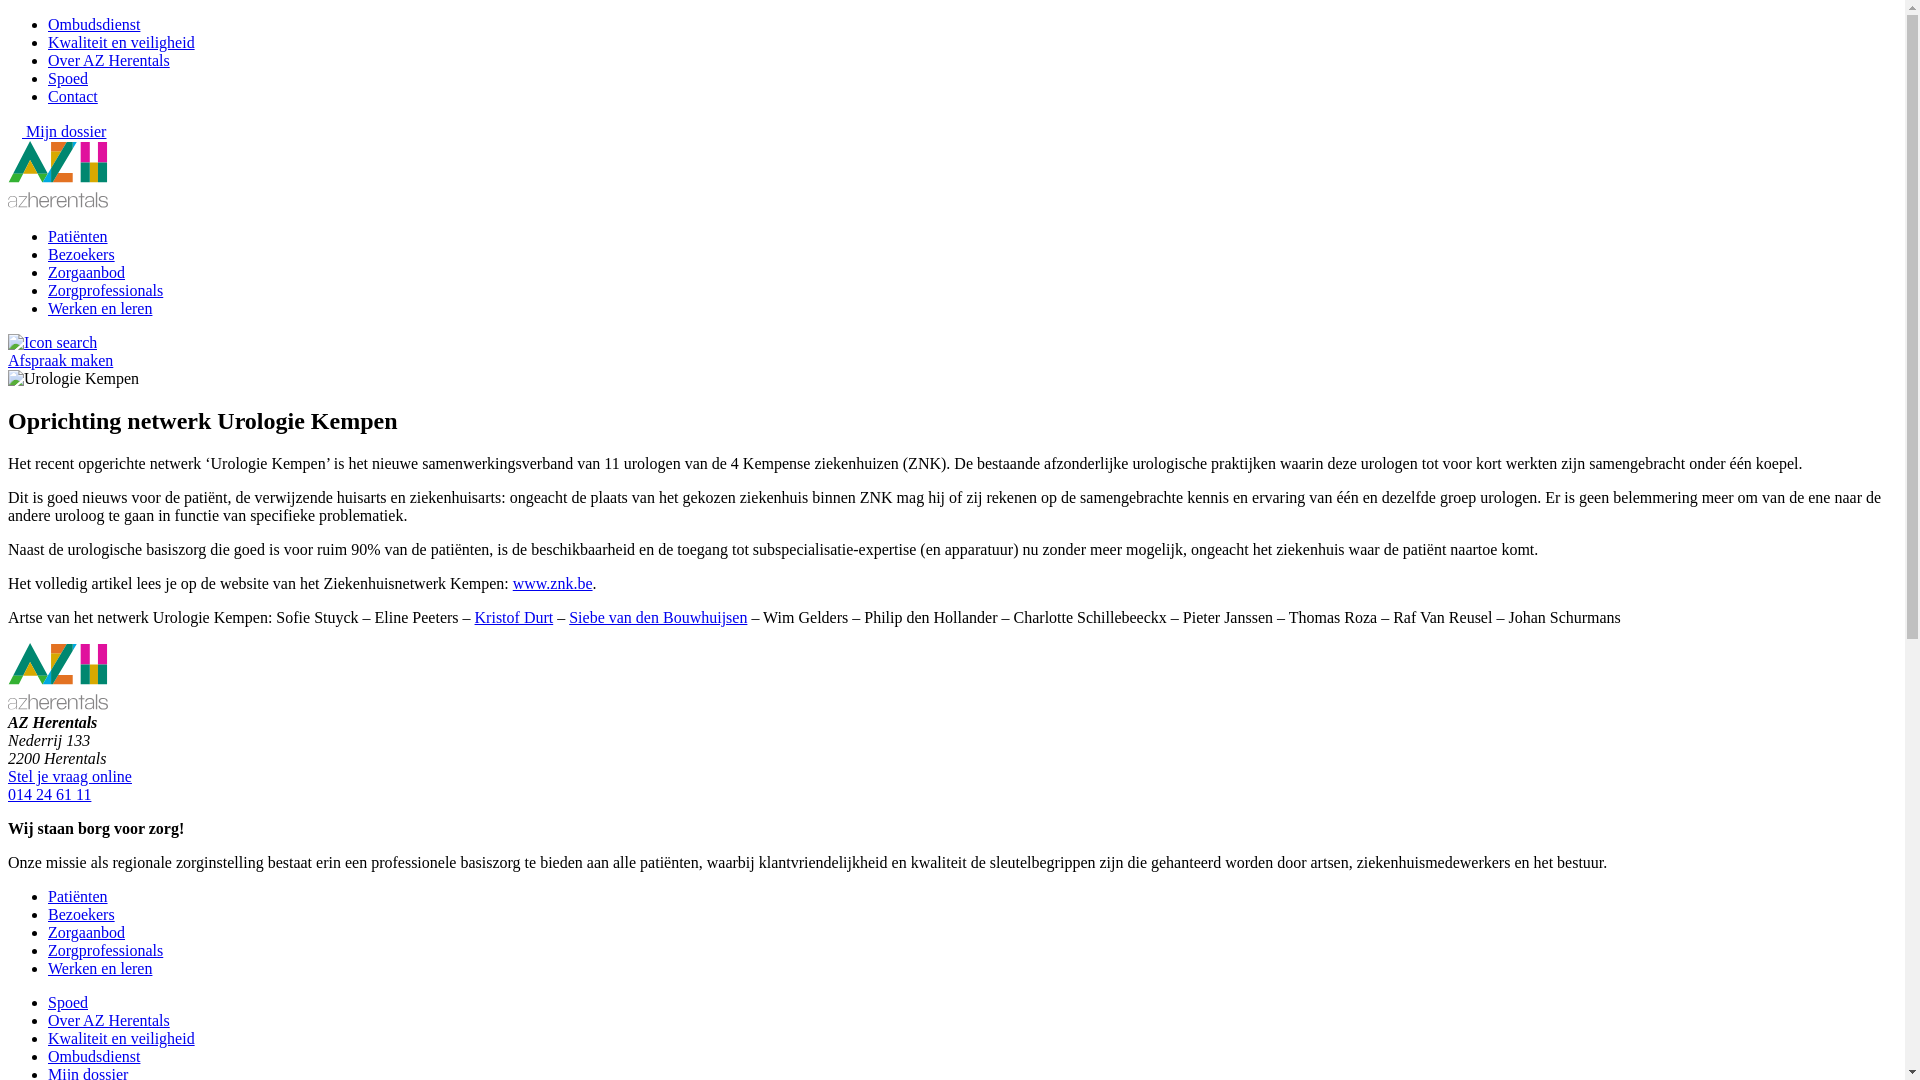  What do you see at coordinates (85, 932) in the screenshot?
I see `'Zorgaanbod'` at bounding box center [85, 932].